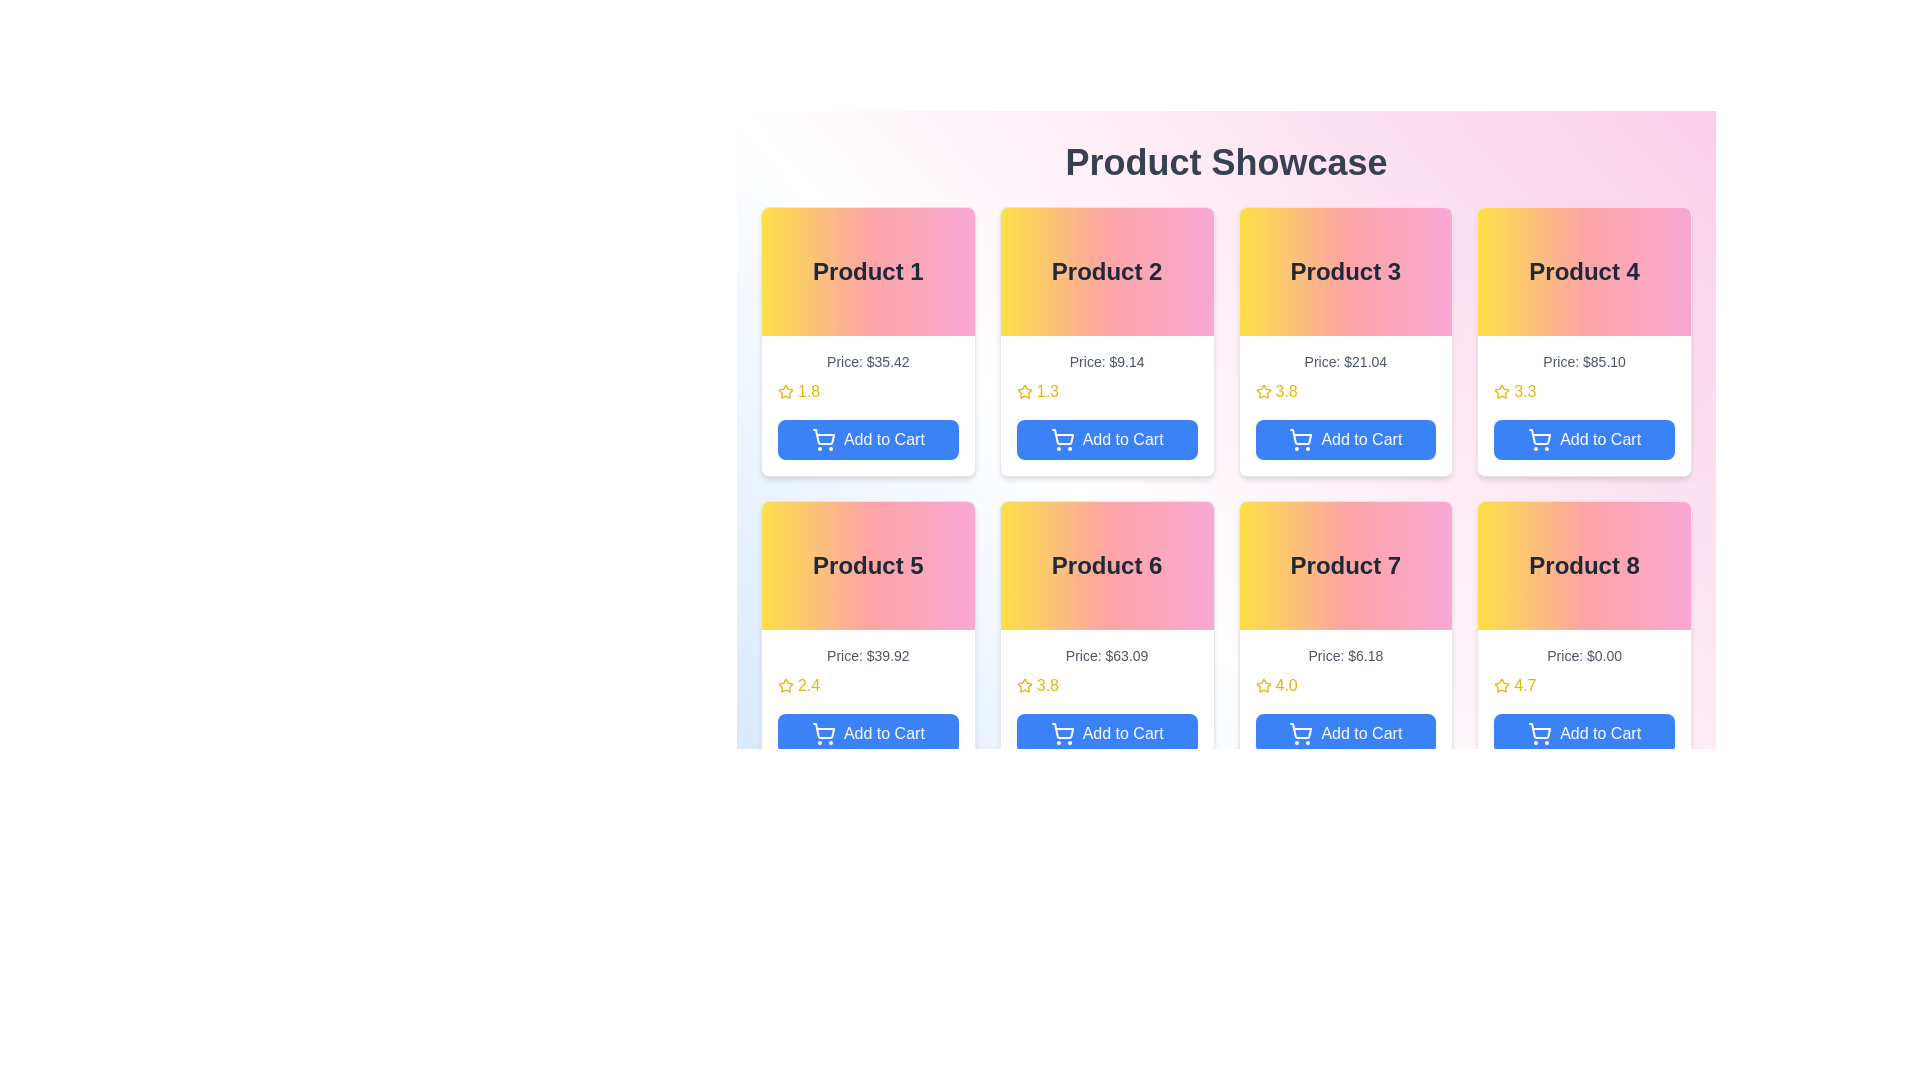  Describe the element at coordinates (868, 438) in the screenshot. I see `the fifth button below the price and rating information of 'Product 1'` at that location.